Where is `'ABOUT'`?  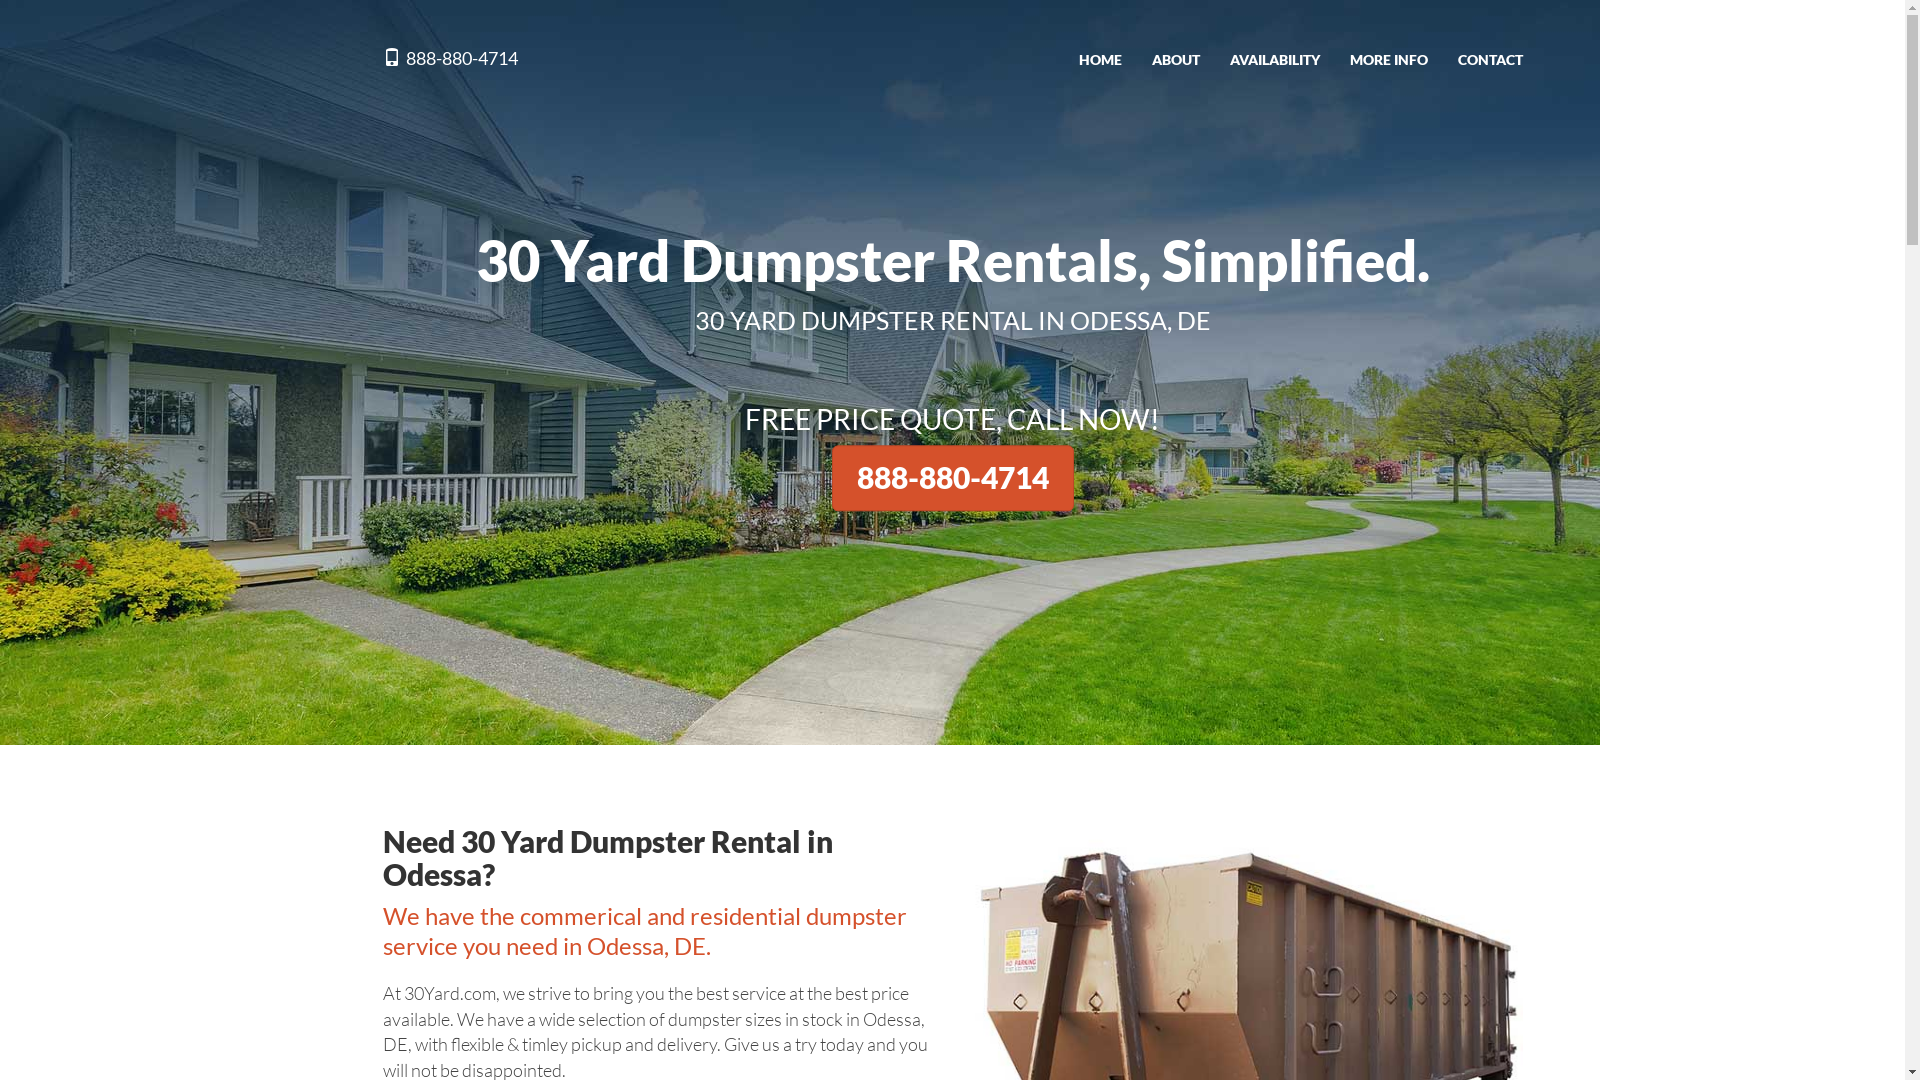
'ABOUT' is located at coordinates (1175, 59).